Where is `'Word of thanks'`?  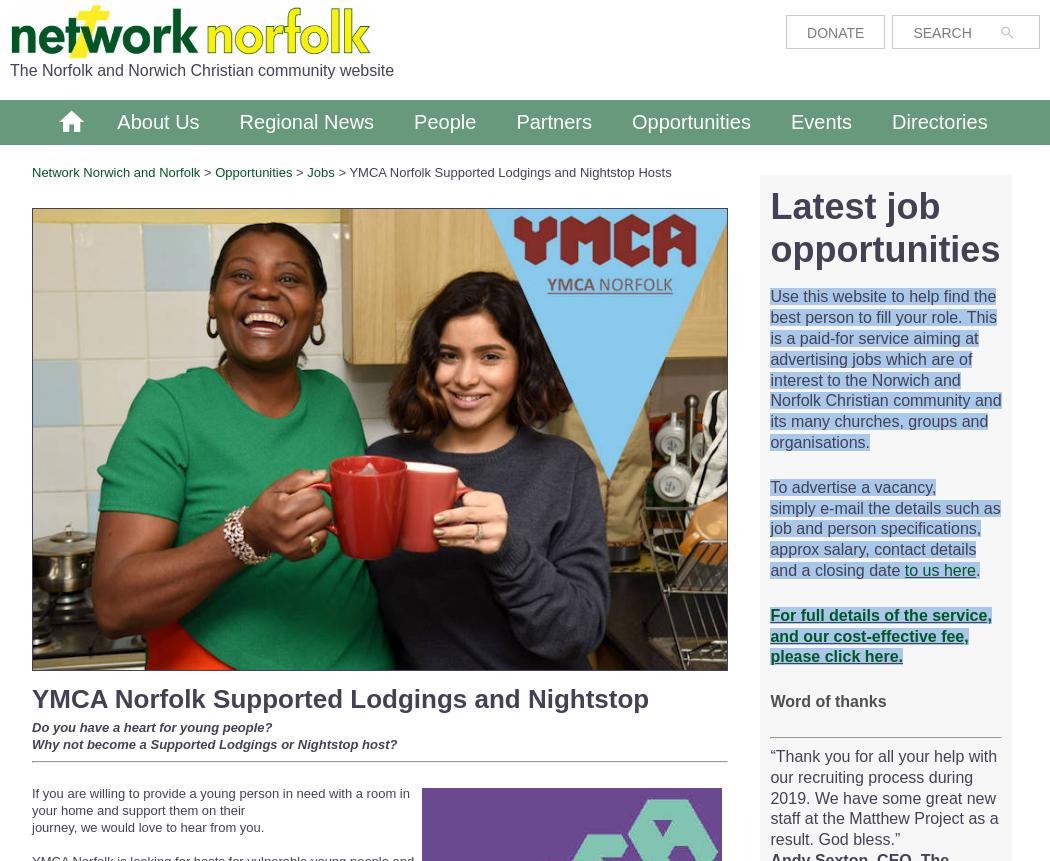 'Word of thanks' is located at coordinates (828, 700).